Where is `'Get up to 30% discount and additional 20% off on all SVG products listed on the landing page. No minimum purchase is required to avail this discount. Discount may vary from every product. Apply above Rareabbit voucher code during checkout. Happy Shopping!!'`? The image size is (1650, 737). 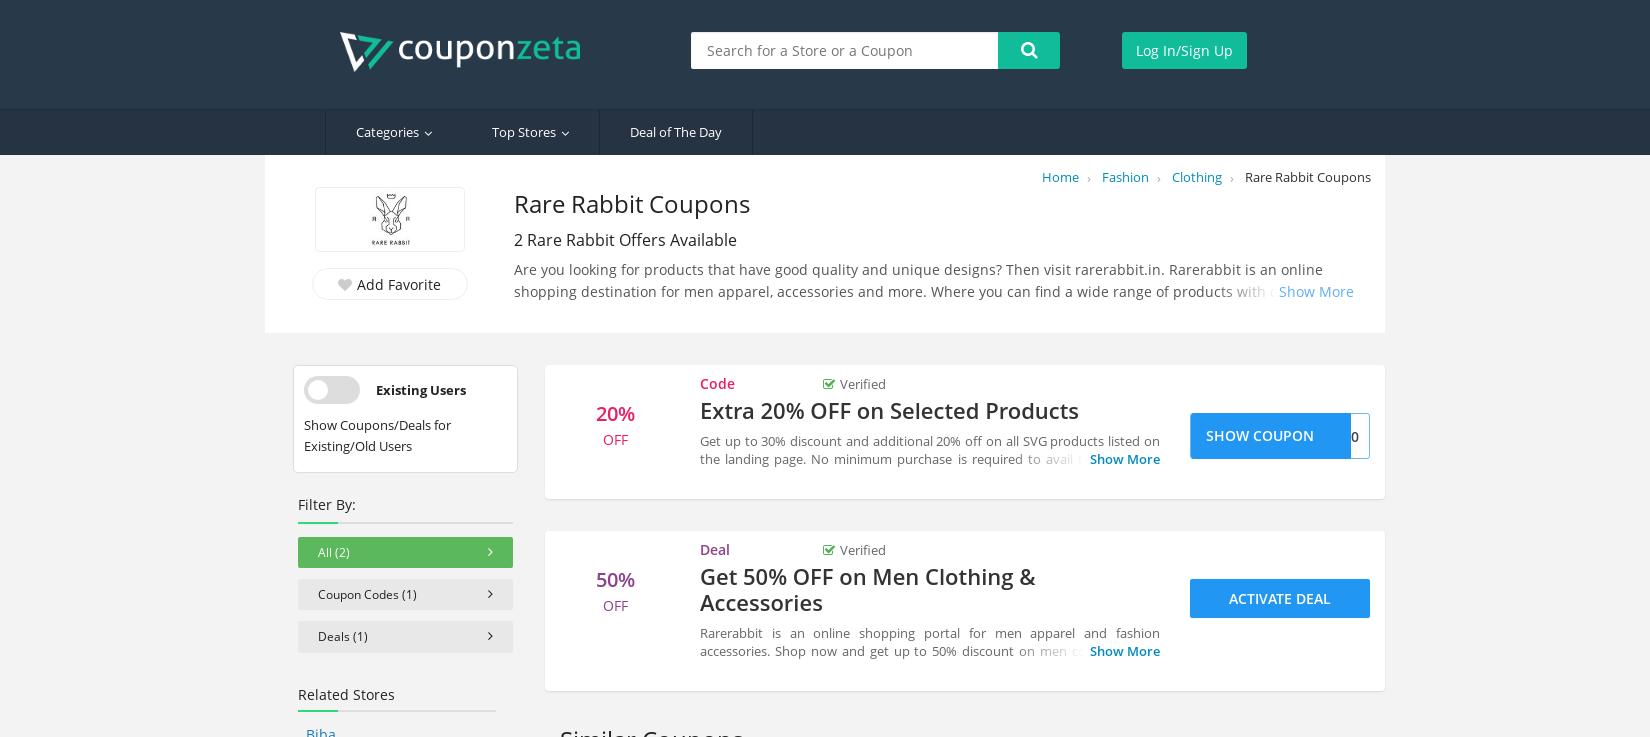
'Get up to 30% discount and additional 20% off on all SVG products listed on the landing page. No minimum purchase is required to avail this discount. Discount may vary from every product. Apply above Rareabbit voucher code during checkout. Happy Shopping!!' is located at coordinates (698, 467).